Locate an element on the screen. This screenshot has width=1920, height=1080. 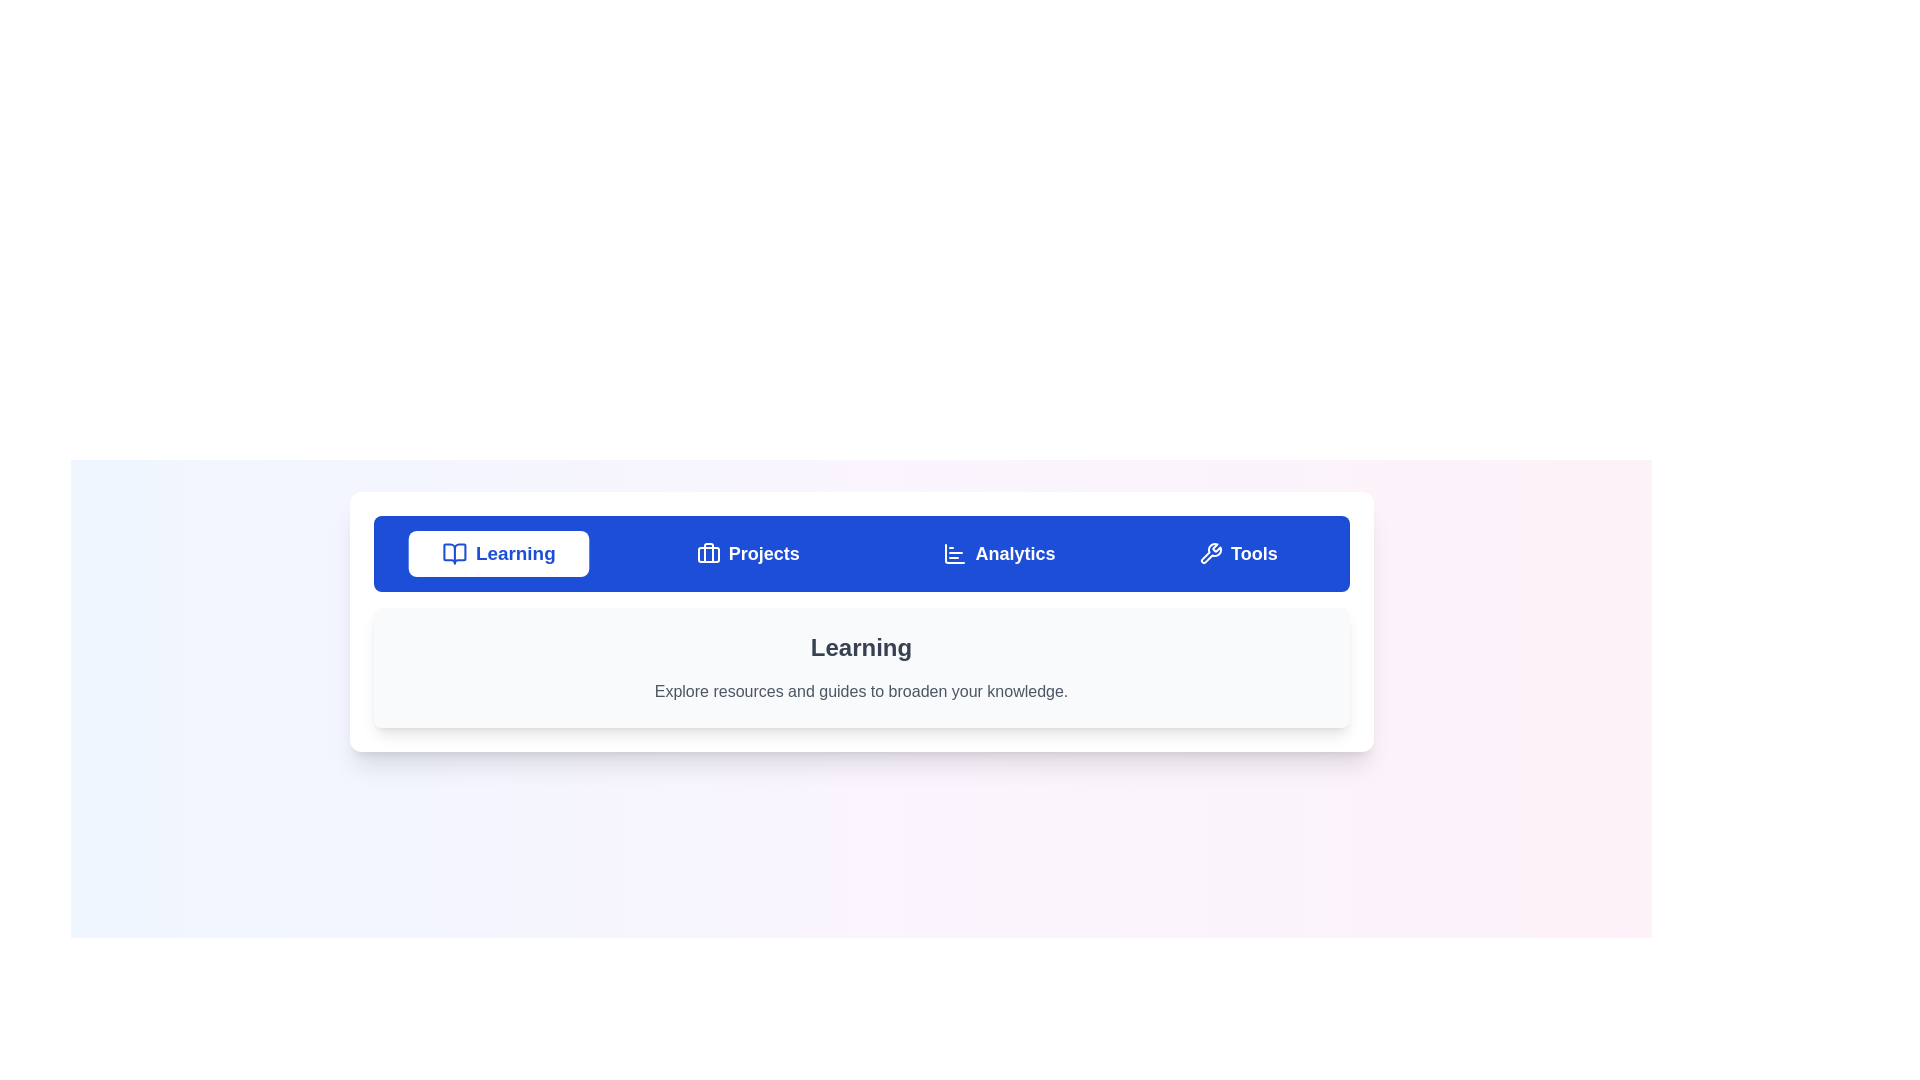
the decorative open book icon in the 'Learning' section of the menu, which is the leftmost icon among 'Projects,' 'Analytics,' and 'Tools.' is located at coordinates (454, 554).